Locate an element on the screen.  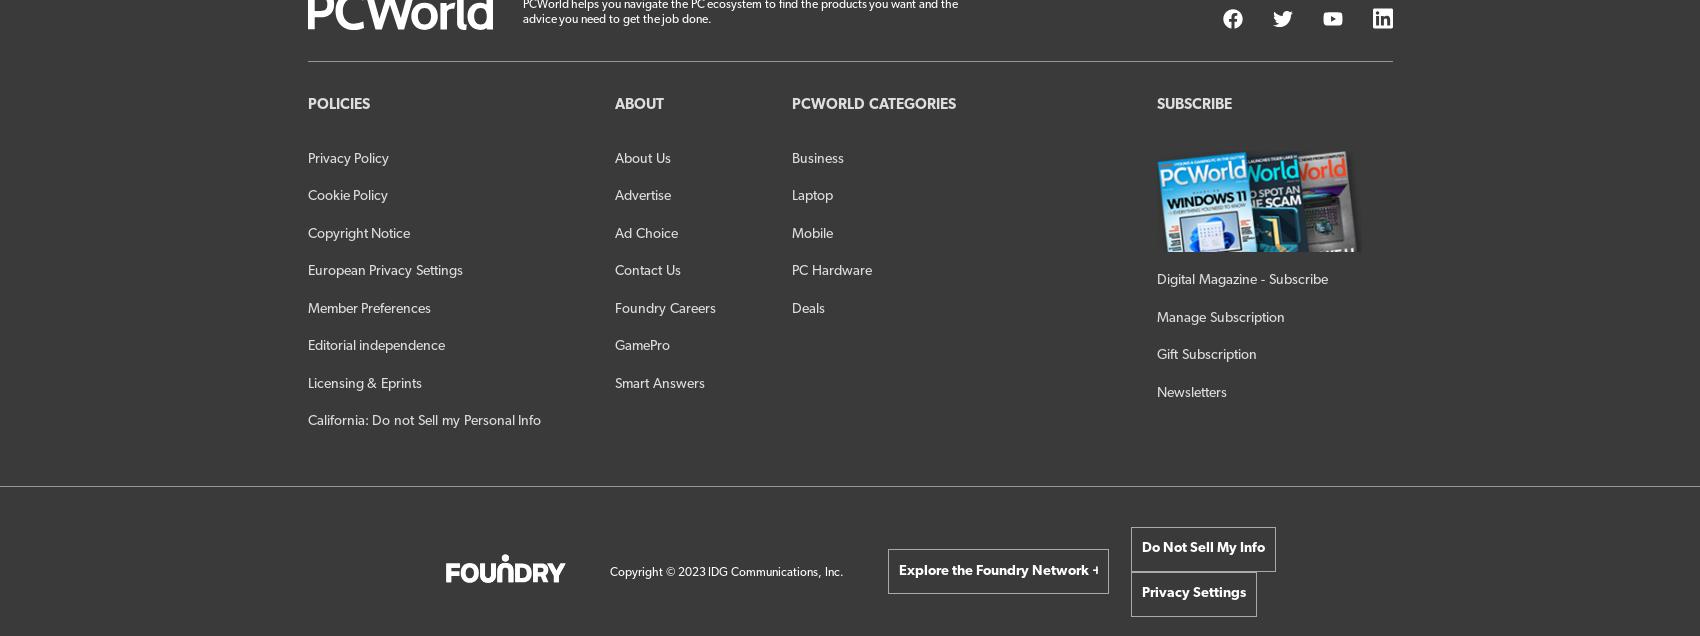
'Privacy Policy' is located at coordinates (346, 157).